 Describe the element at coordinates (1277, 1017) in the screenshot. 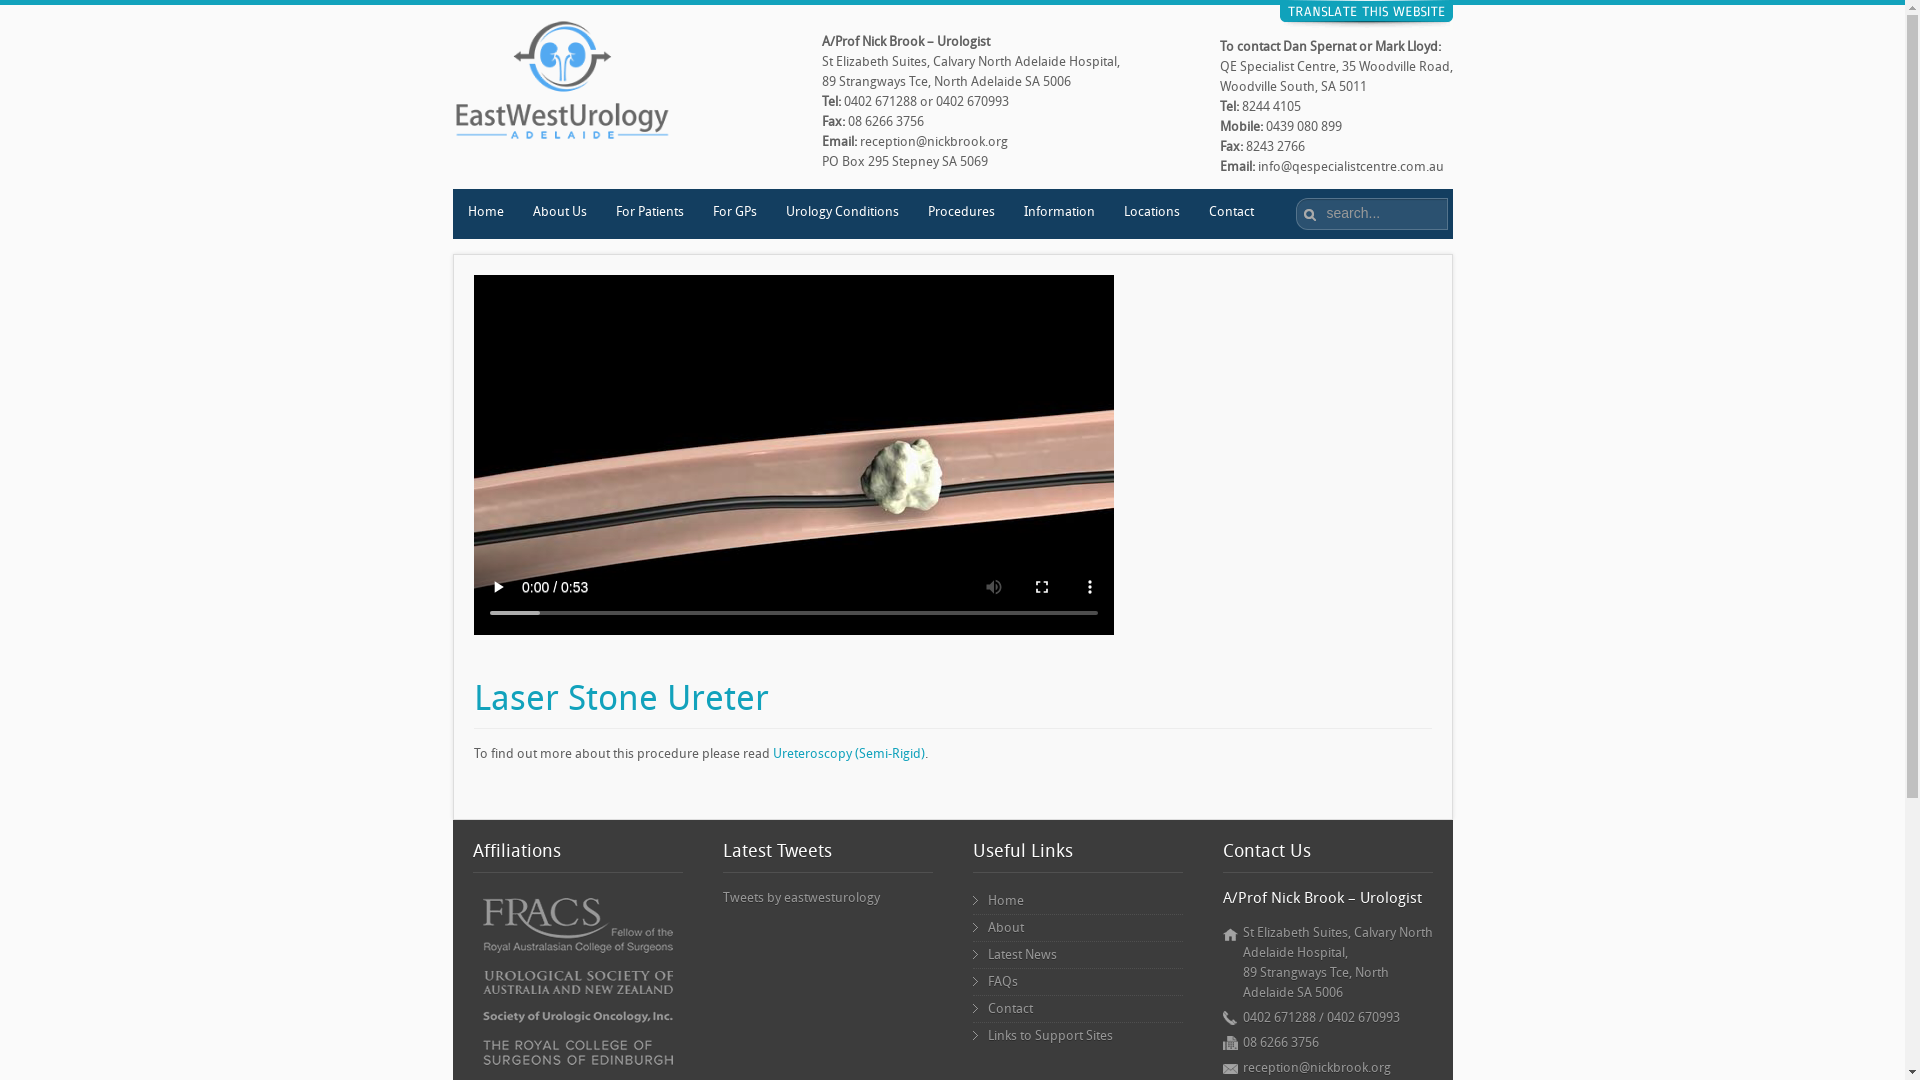

I see `'0402 671288'` at that location.